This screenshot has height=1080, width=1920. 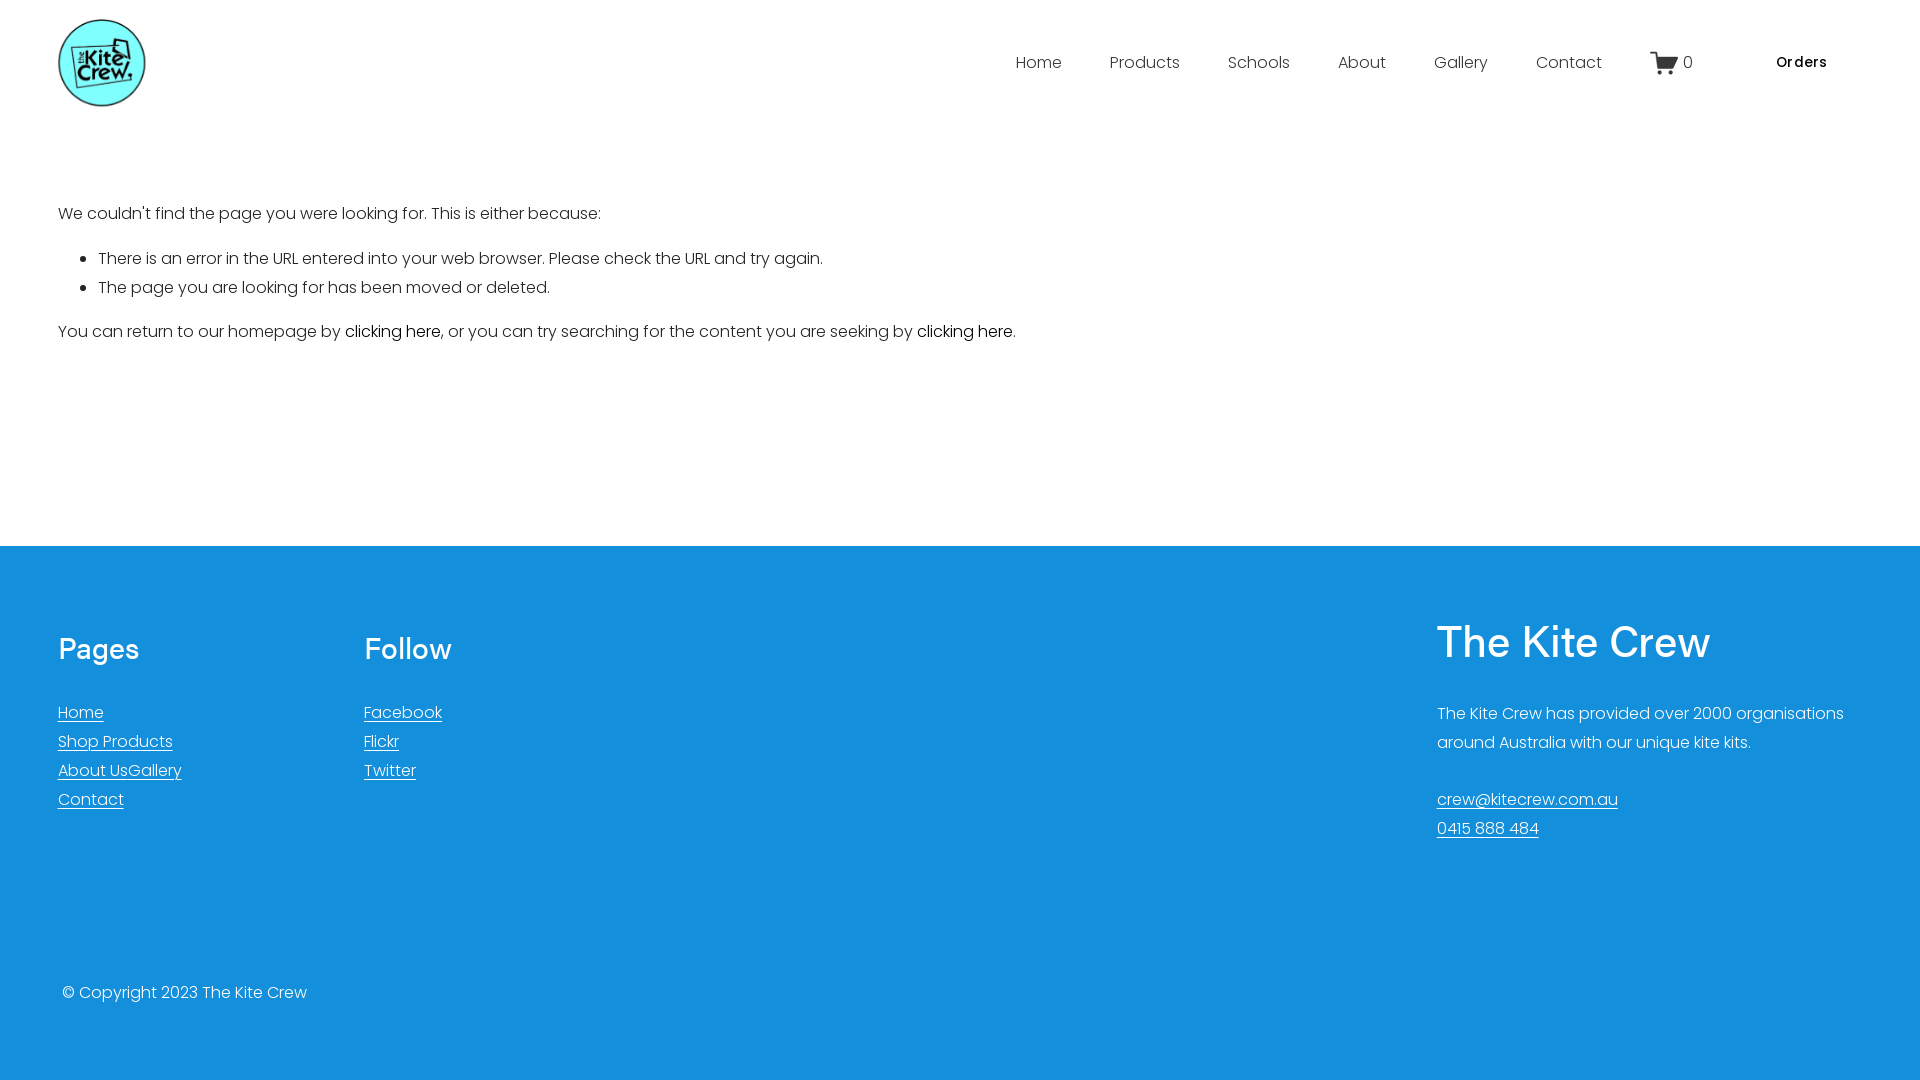 I want to click on 'crew@kitecrew.com.au', so click(x=1526, y=799).